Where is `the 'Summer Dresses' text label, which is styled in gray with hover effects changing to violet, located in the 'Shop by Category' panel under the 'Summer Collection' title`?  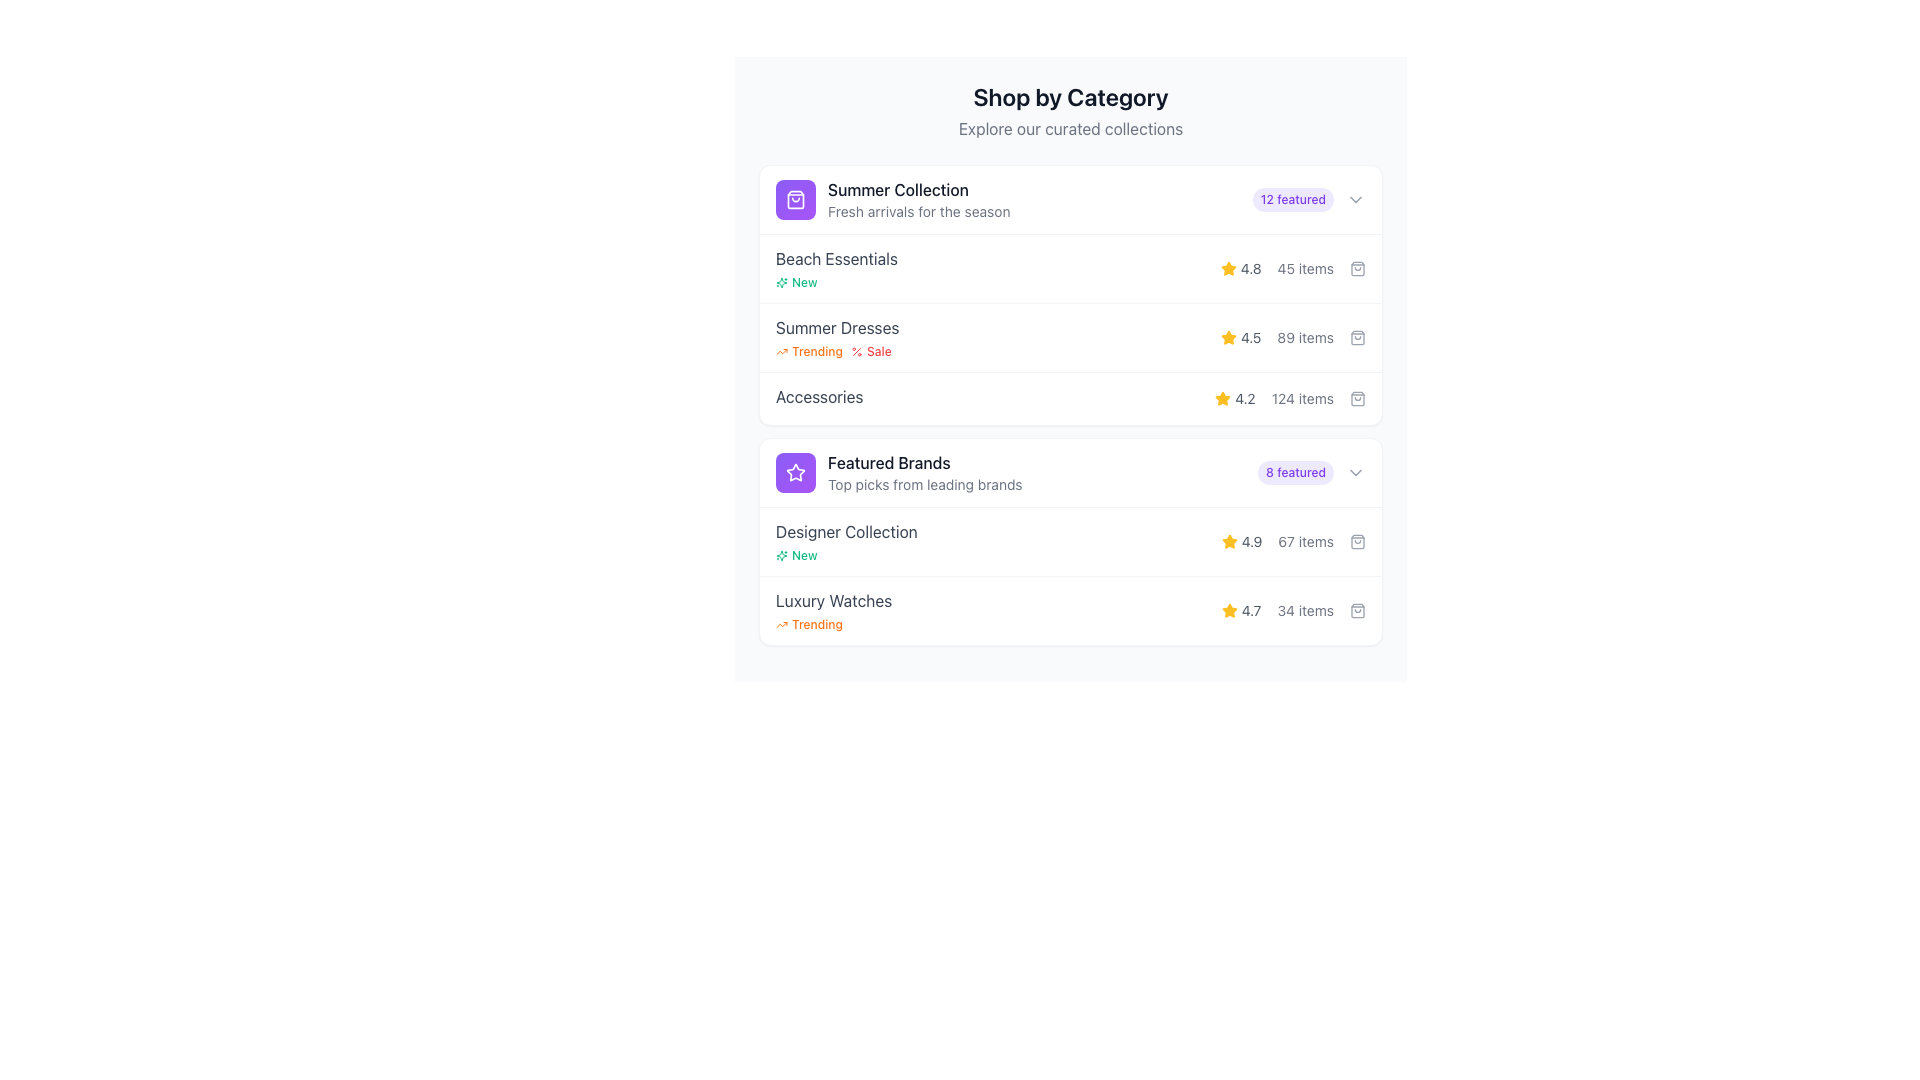 the 'Summer Dresses' text label, which is styled in gray with hover effects changing to violet, located in the 'Shop by Category' panel under the 'Summer Collection' title is located at coordinates (837, 326).